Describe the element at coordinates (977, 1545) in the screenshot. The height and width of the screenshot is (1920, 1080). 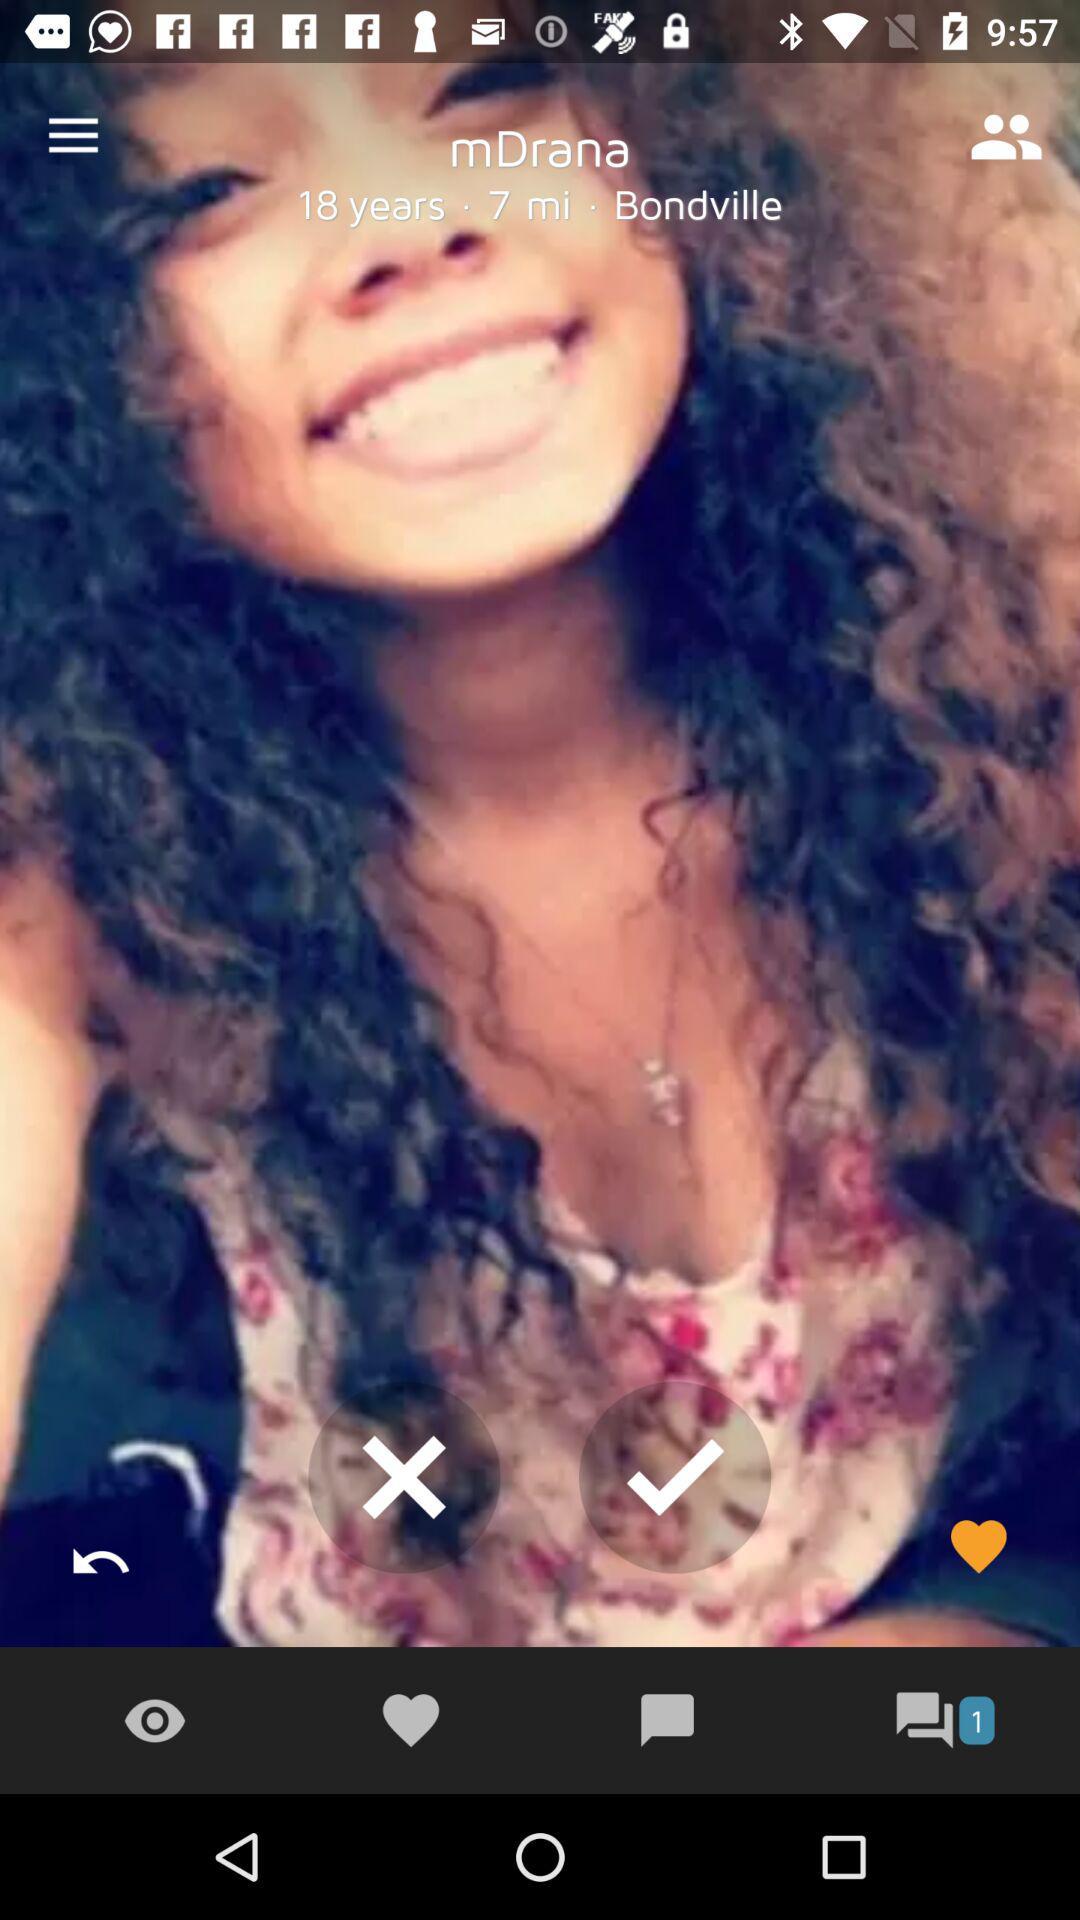
I see `the favorite icon` at that location.